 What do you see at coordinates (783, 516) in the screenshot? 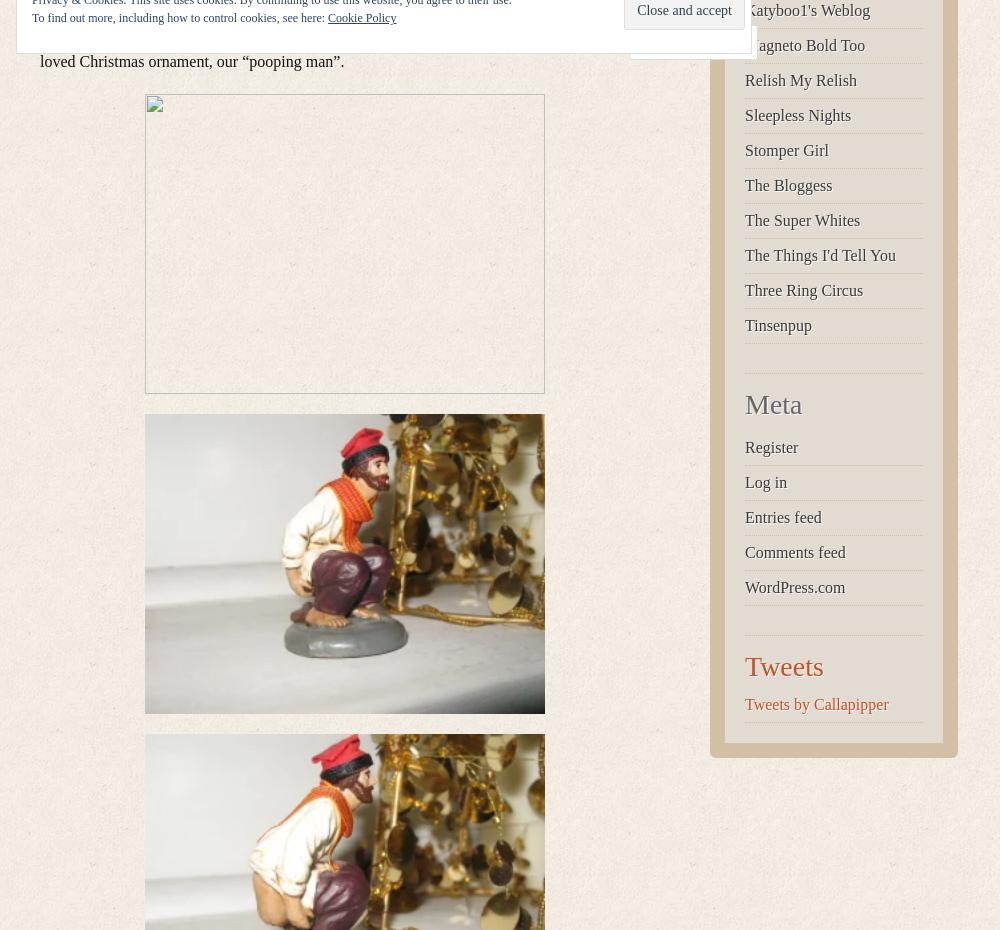
I see `'Entries feed'` at bounding box center [783, 516].